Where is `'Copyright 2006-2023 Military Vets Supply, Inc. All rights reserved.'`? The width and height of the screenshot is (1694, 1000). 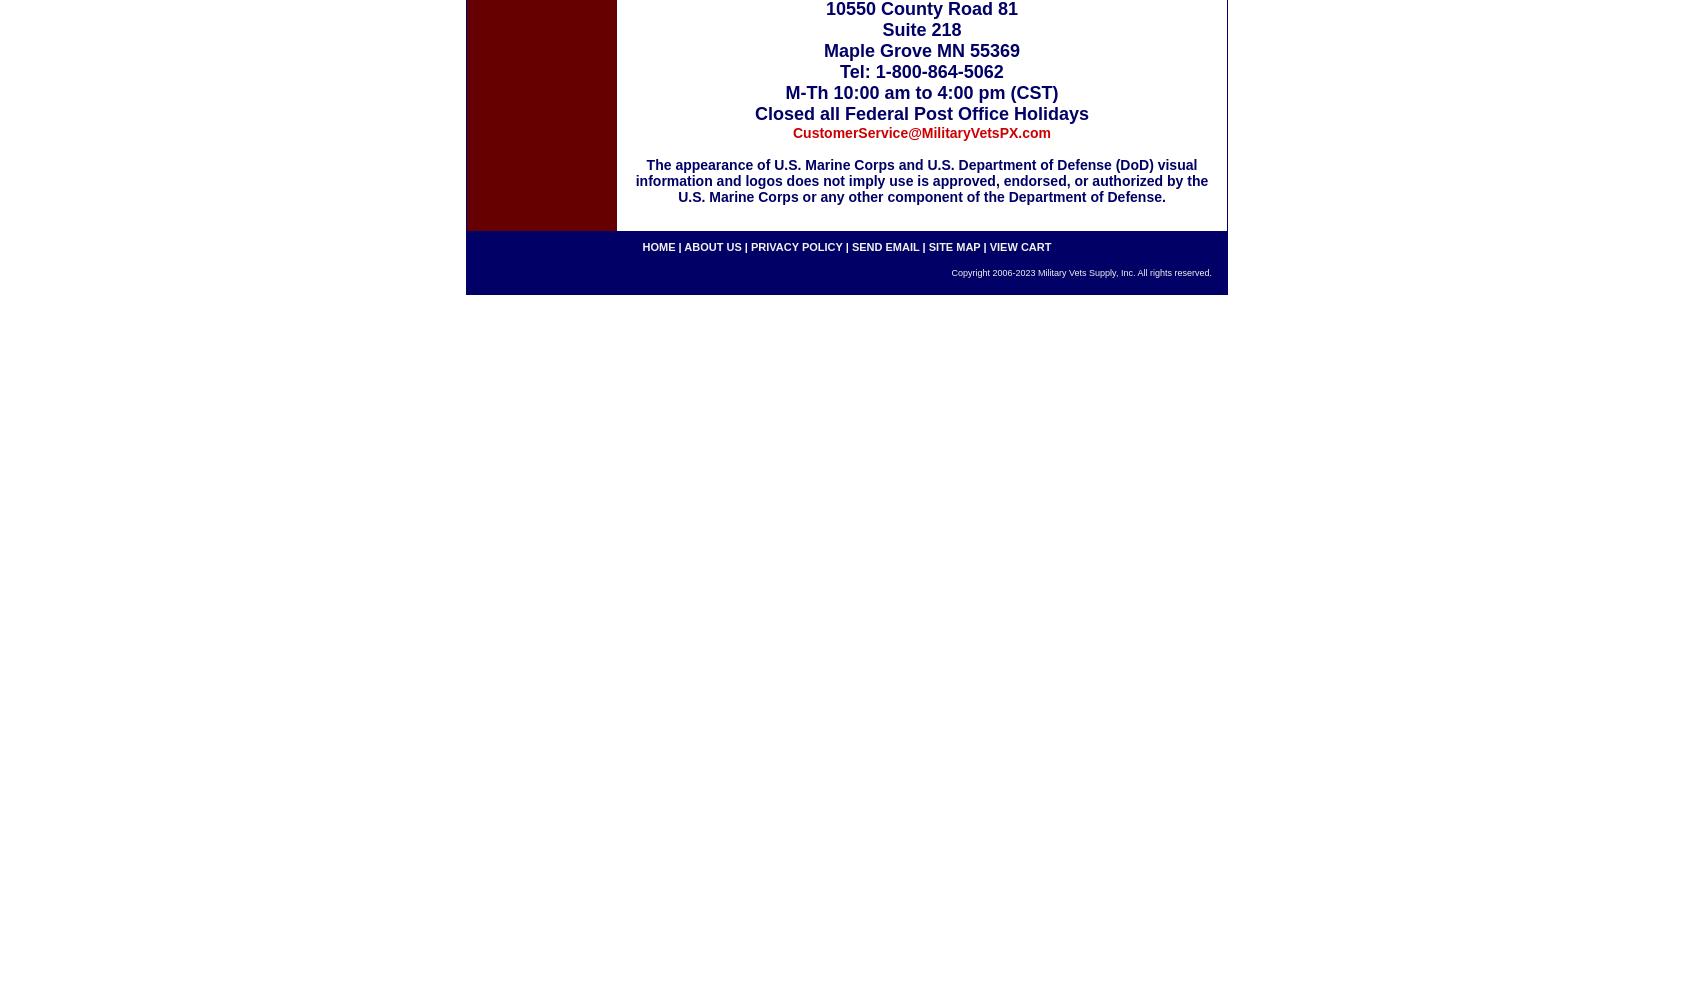 'Copyright 2006-2023 Military Vets Supply, Inc. All rights reserved.' is located at coordinates (1081, 273).